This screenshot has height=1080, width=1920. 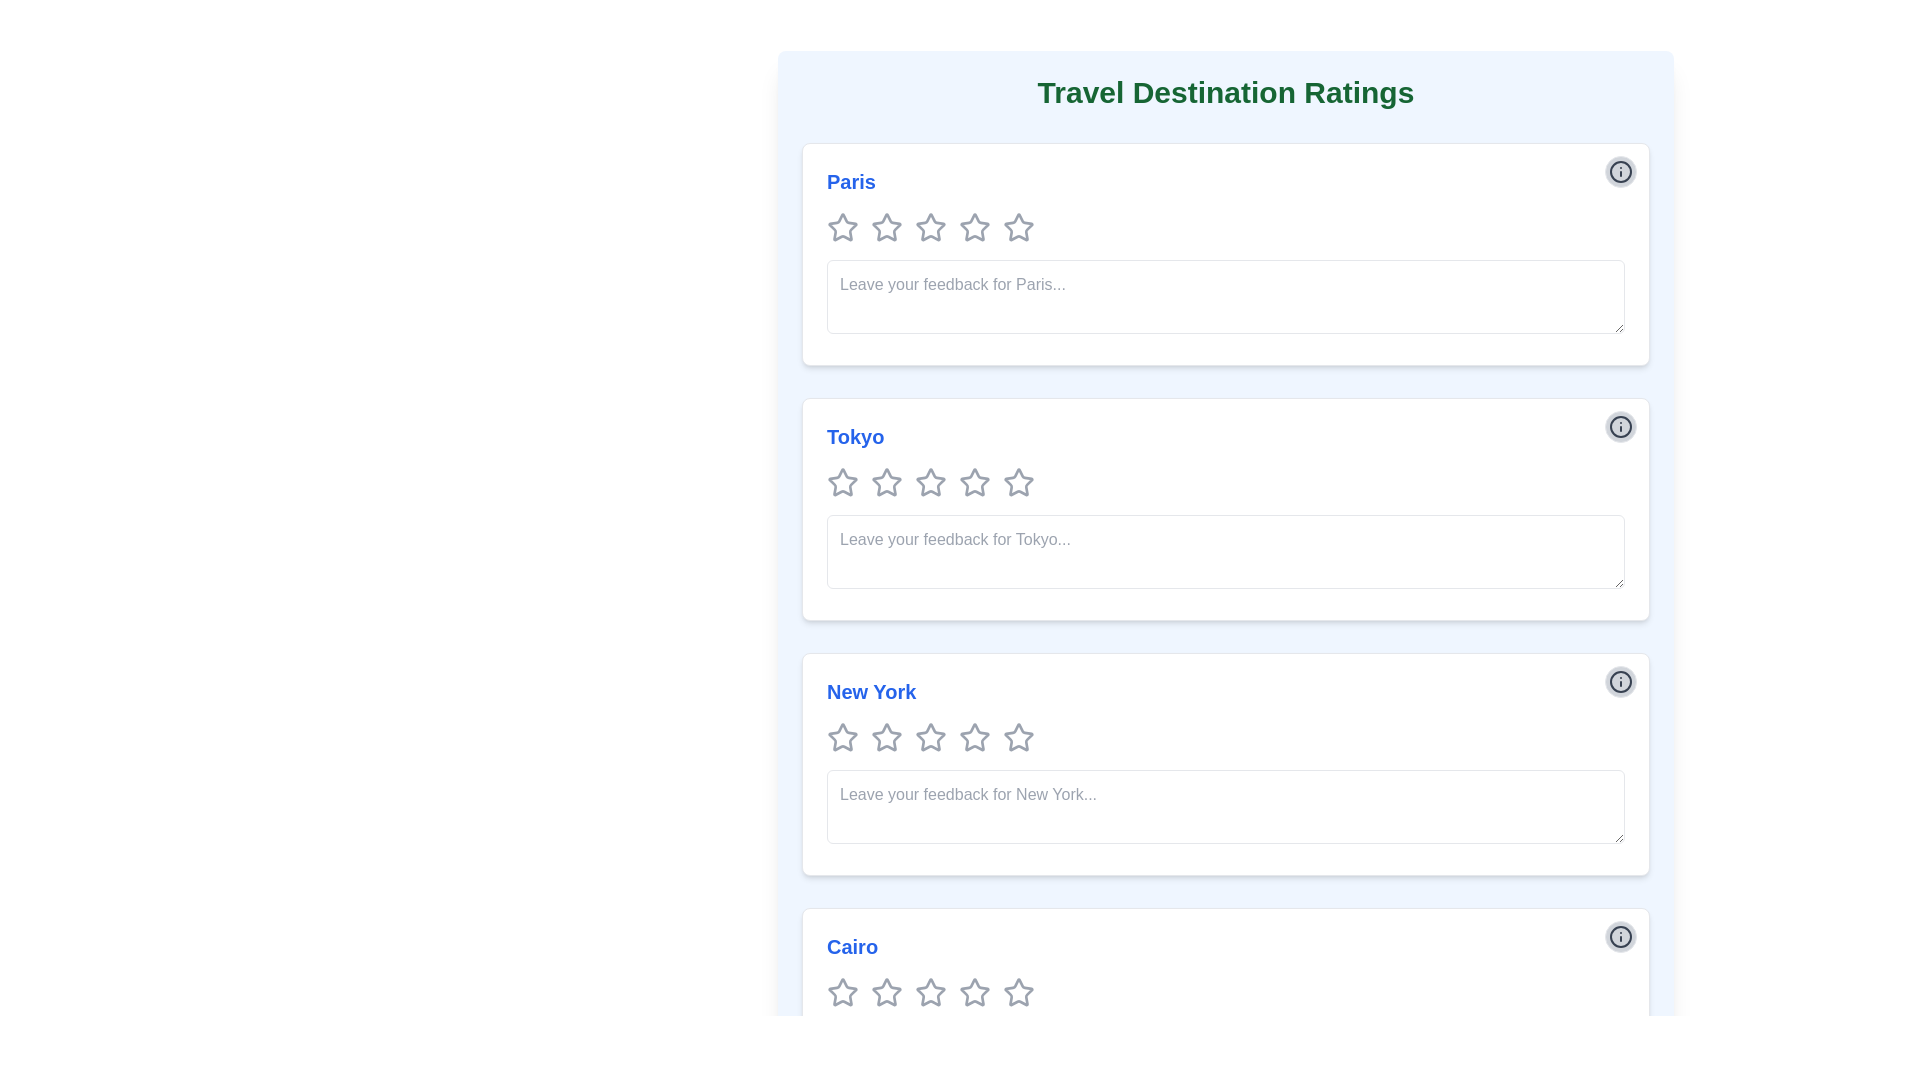 What do you see at coordinates (1621, 681) in the screenshot?
I see `the SVG circle element located at the center of a larger icon near the top-right corner of the 'New York' feedback card` at bounding box center [1621, 681].